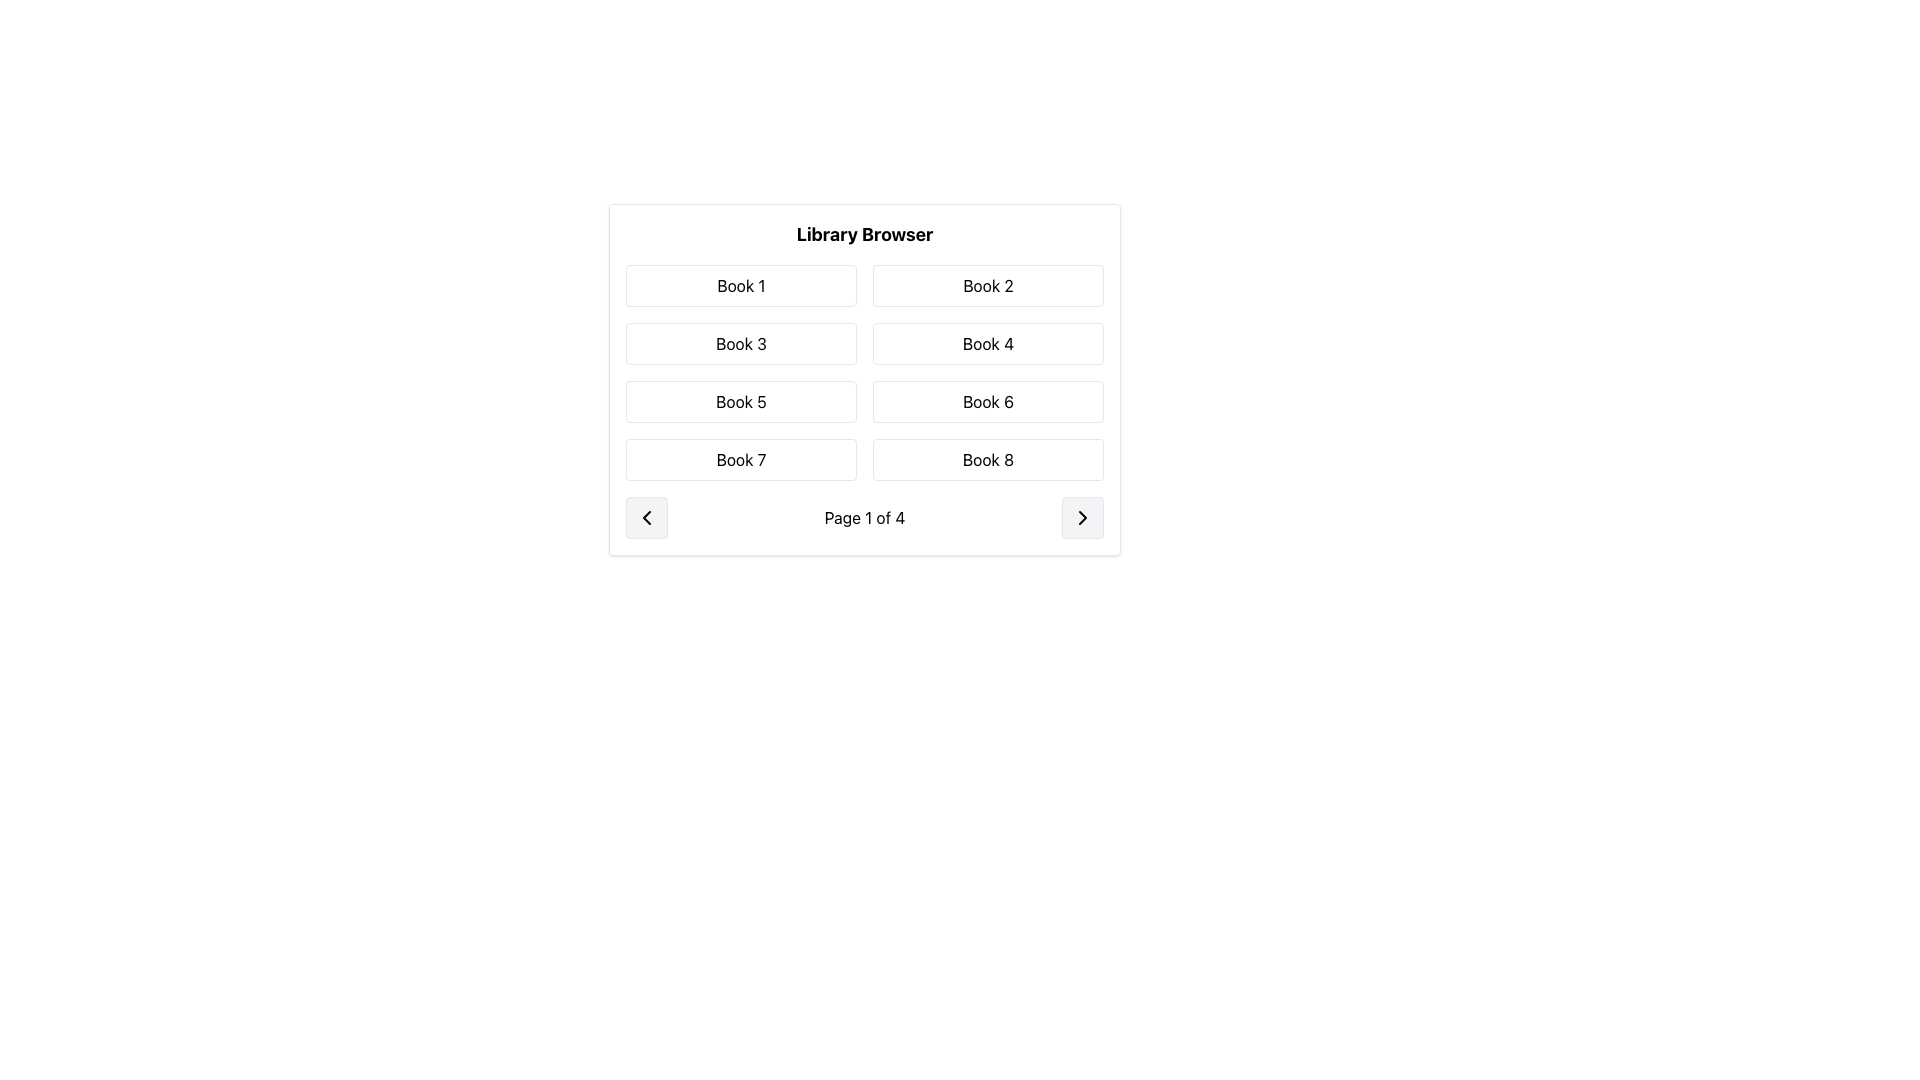 This screenshot has height=1080, width=1920. Describe the element at coordinates (1082, 516) in the screenshot. I see `the button located in the bottom right corner of the navigation bar` at that location.